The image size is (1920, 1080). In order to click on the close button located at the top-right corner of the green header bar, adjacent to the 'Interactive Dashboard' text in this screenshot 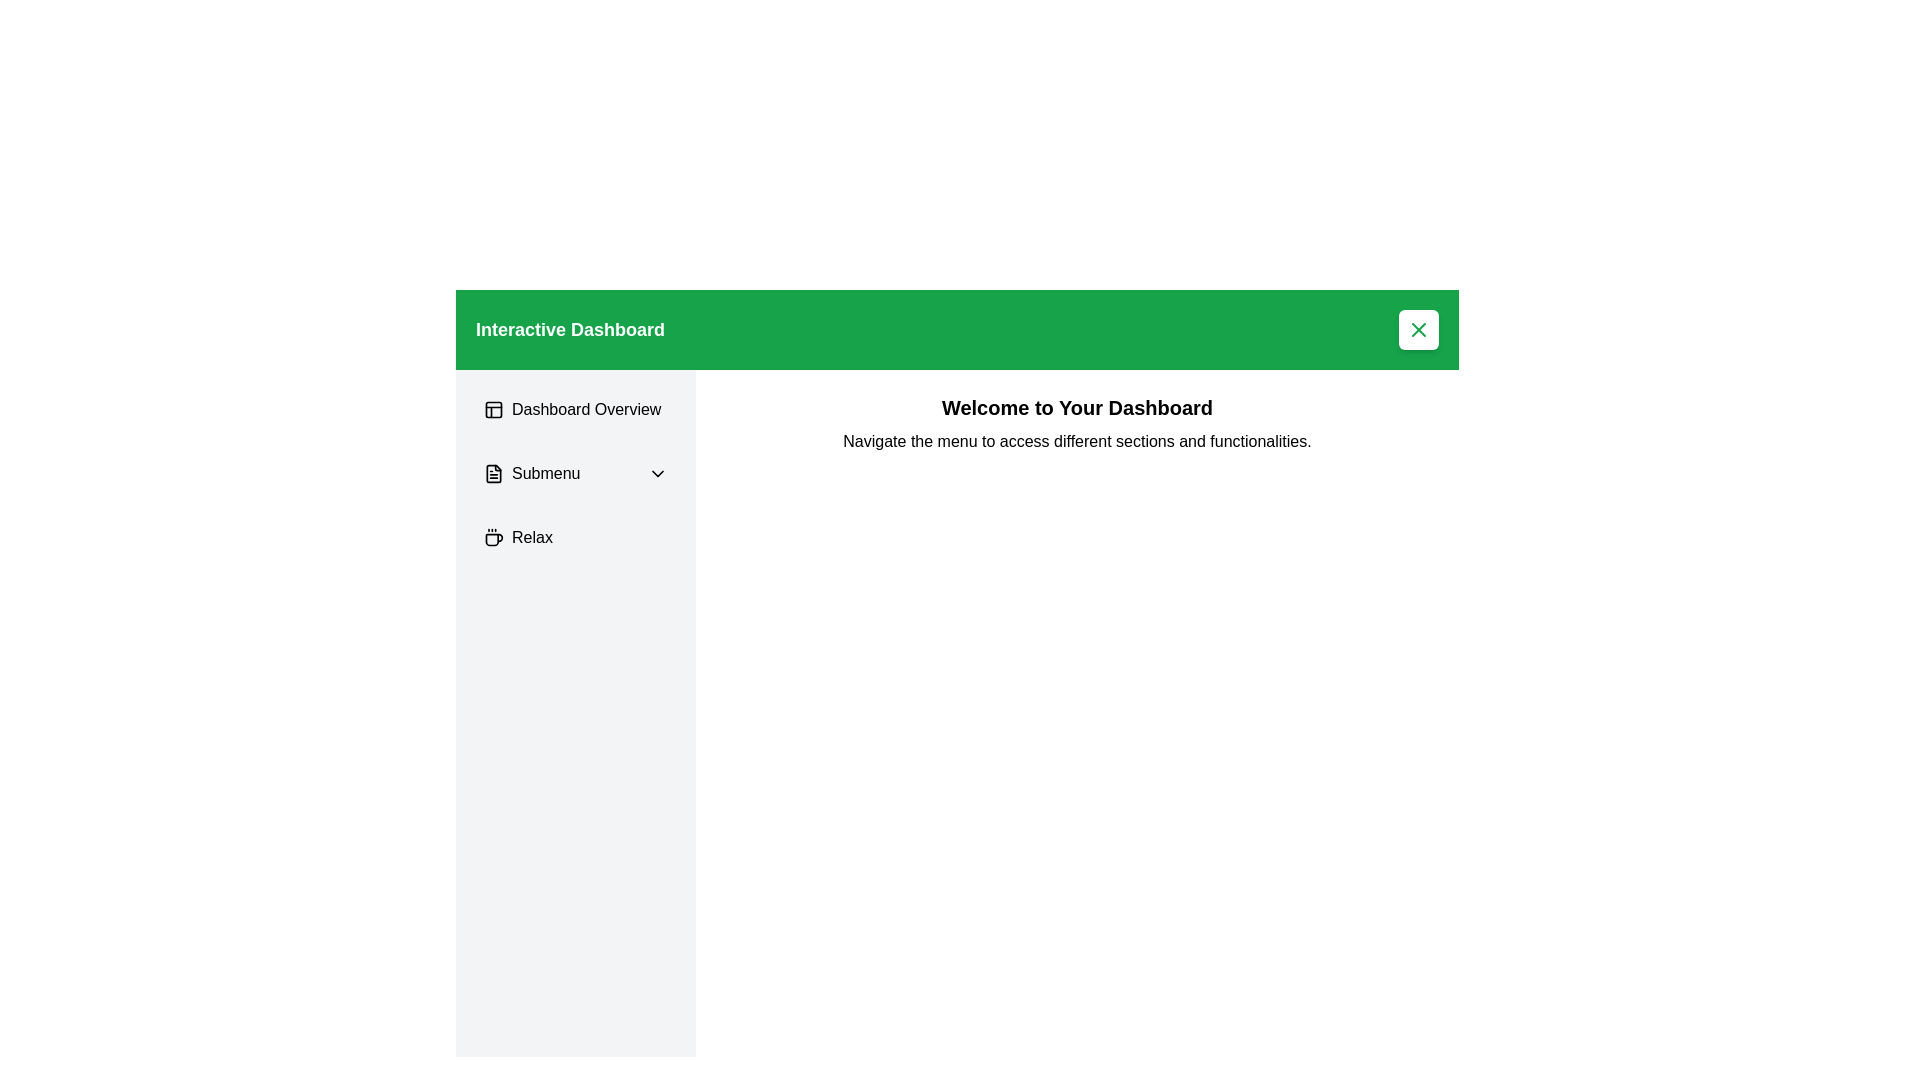, I will do `click(1418, 329)`.